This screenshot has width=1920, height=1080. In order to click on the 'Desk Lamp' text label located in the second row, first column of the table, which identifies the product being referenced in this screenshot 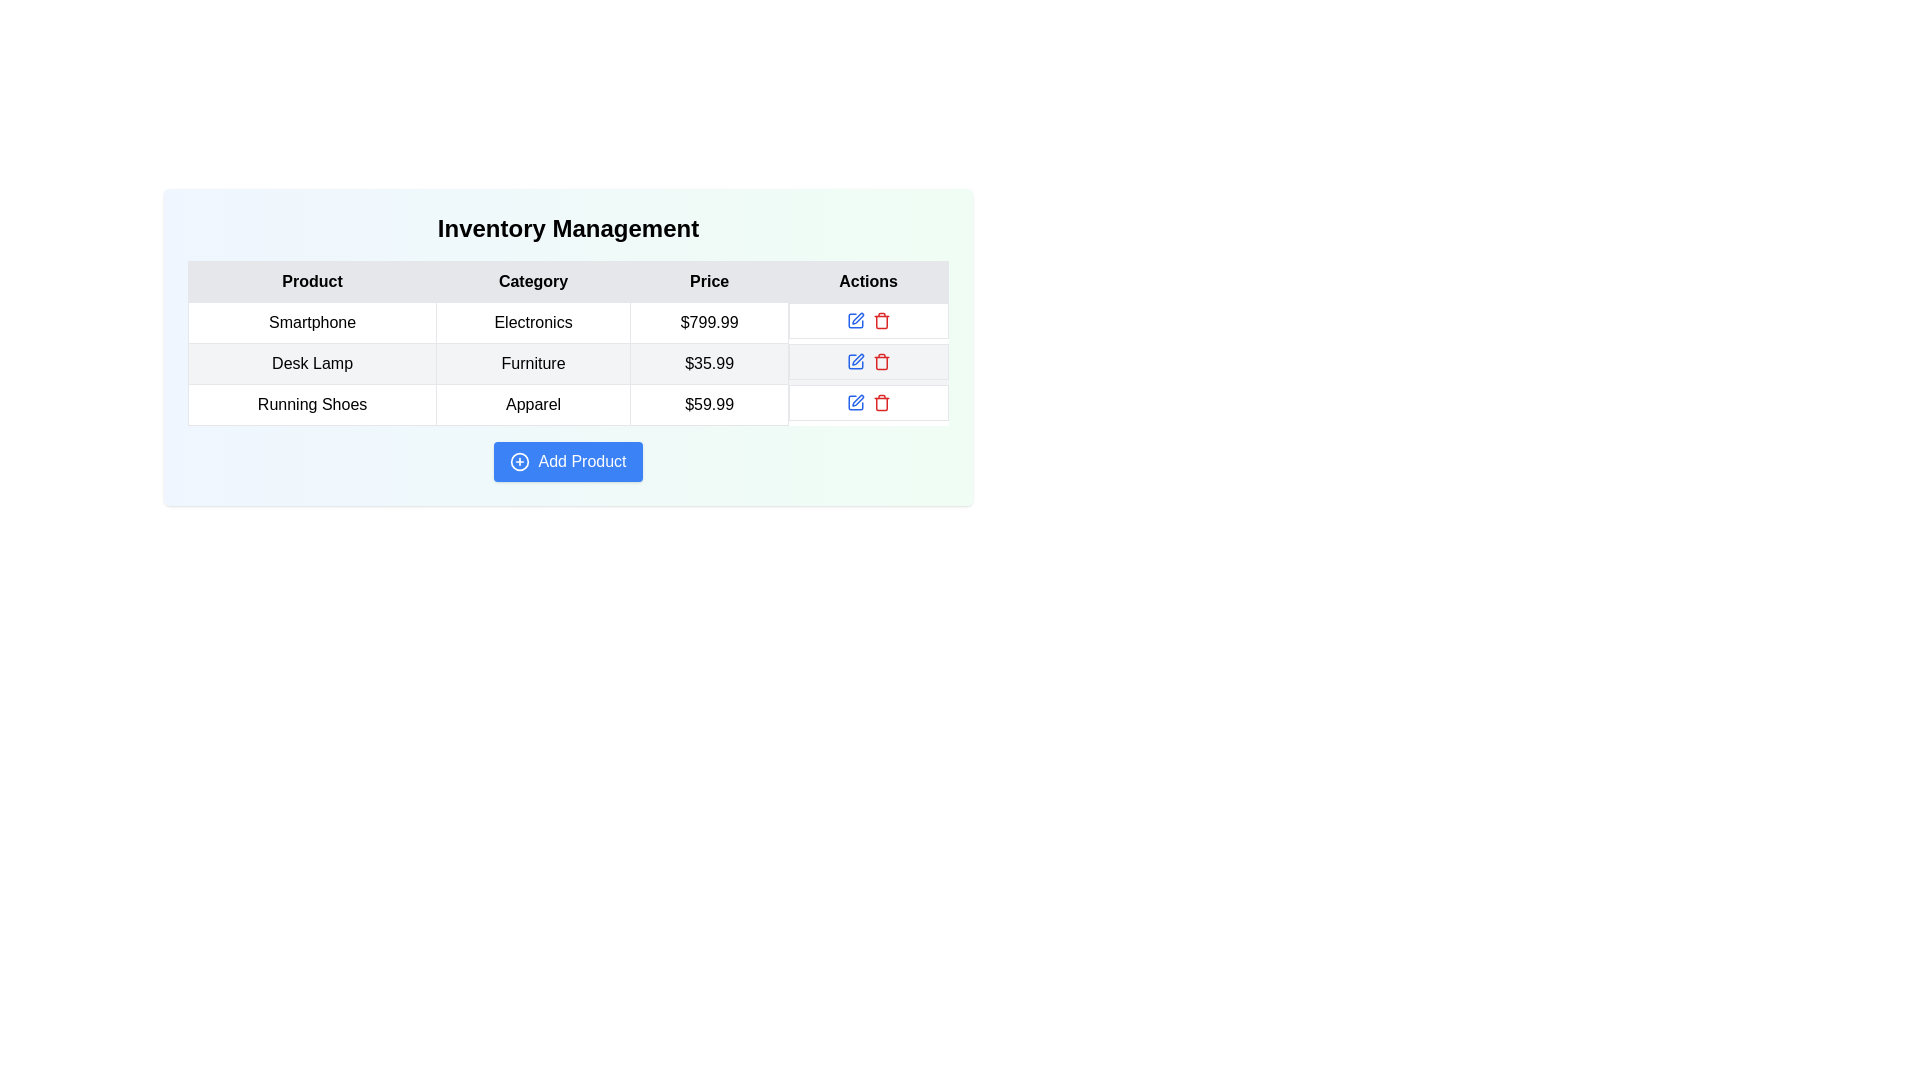, I will do `click(311, 363)`.